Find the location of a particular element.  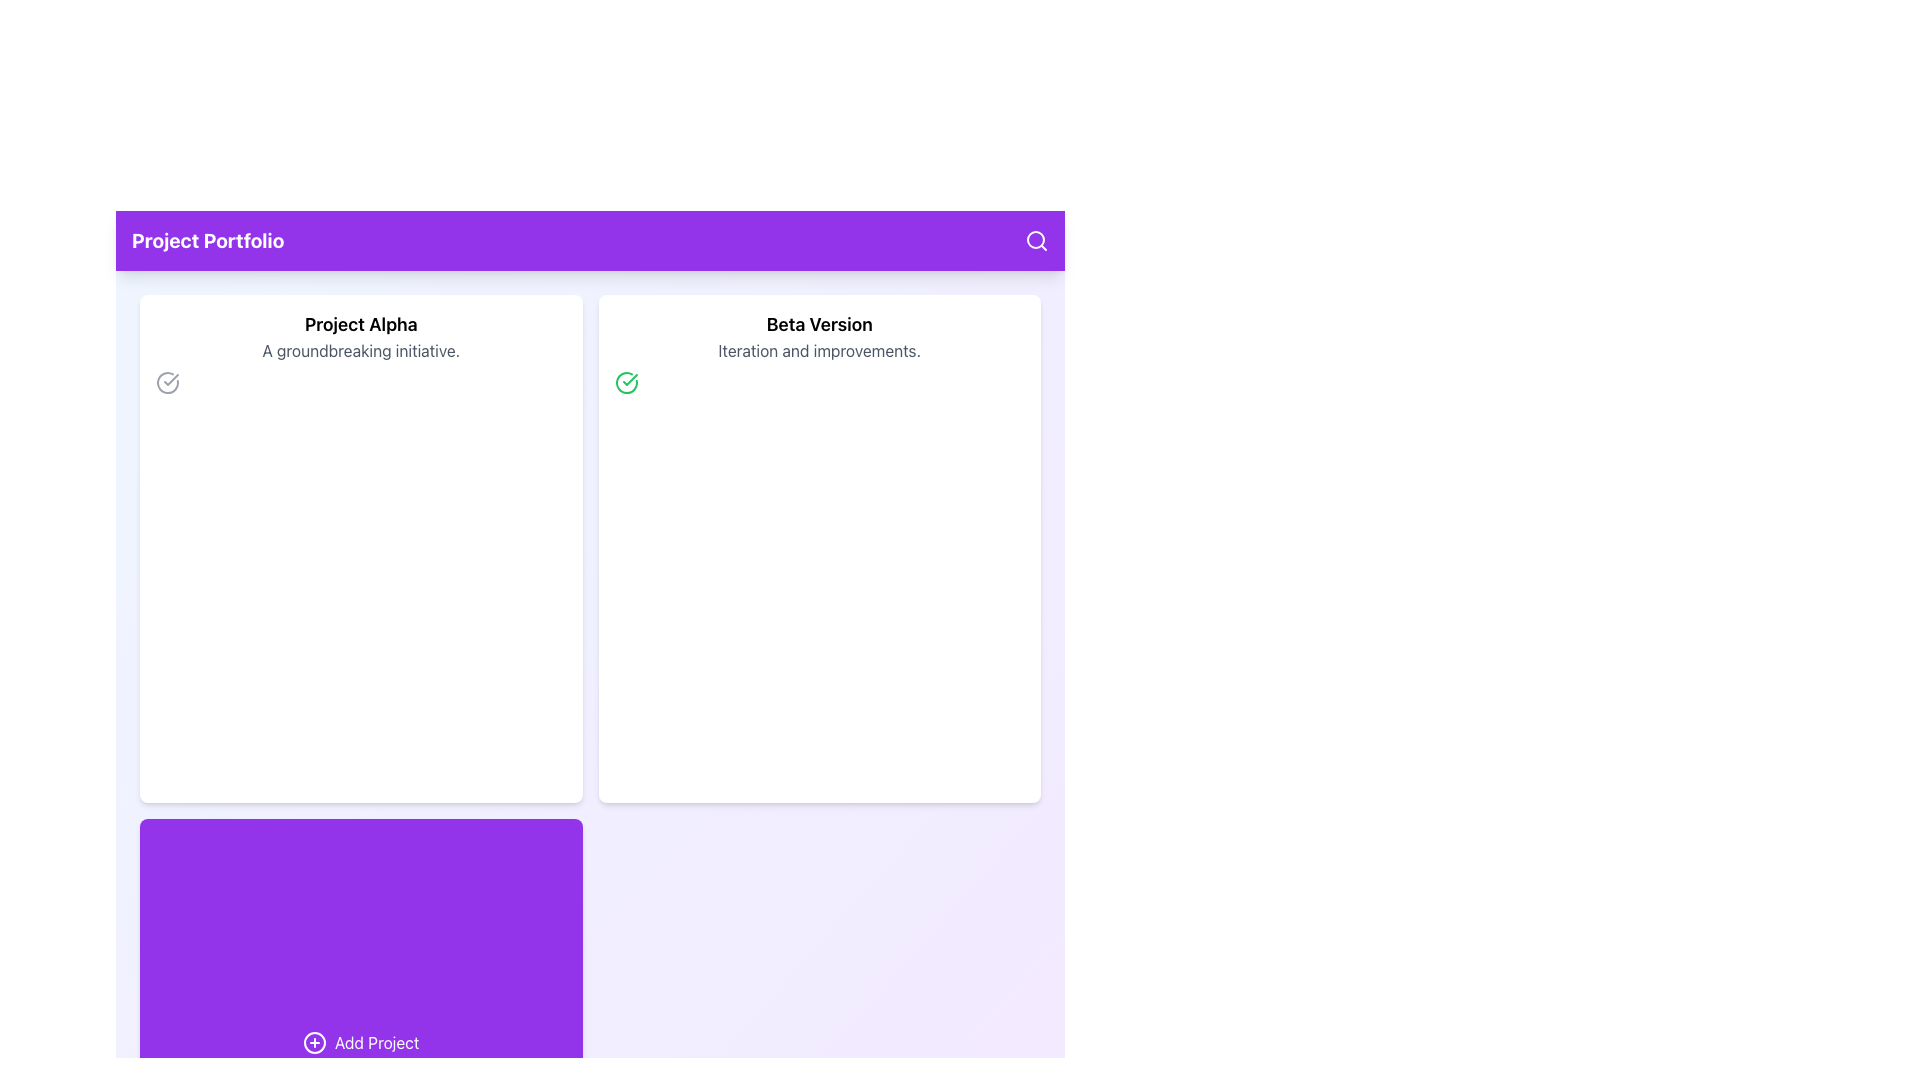

the circular vector graphic element that resembles an outline of a circle in light gray, located at the top left inside the 'Project Alpha' card is located at coordinates (168, 382).